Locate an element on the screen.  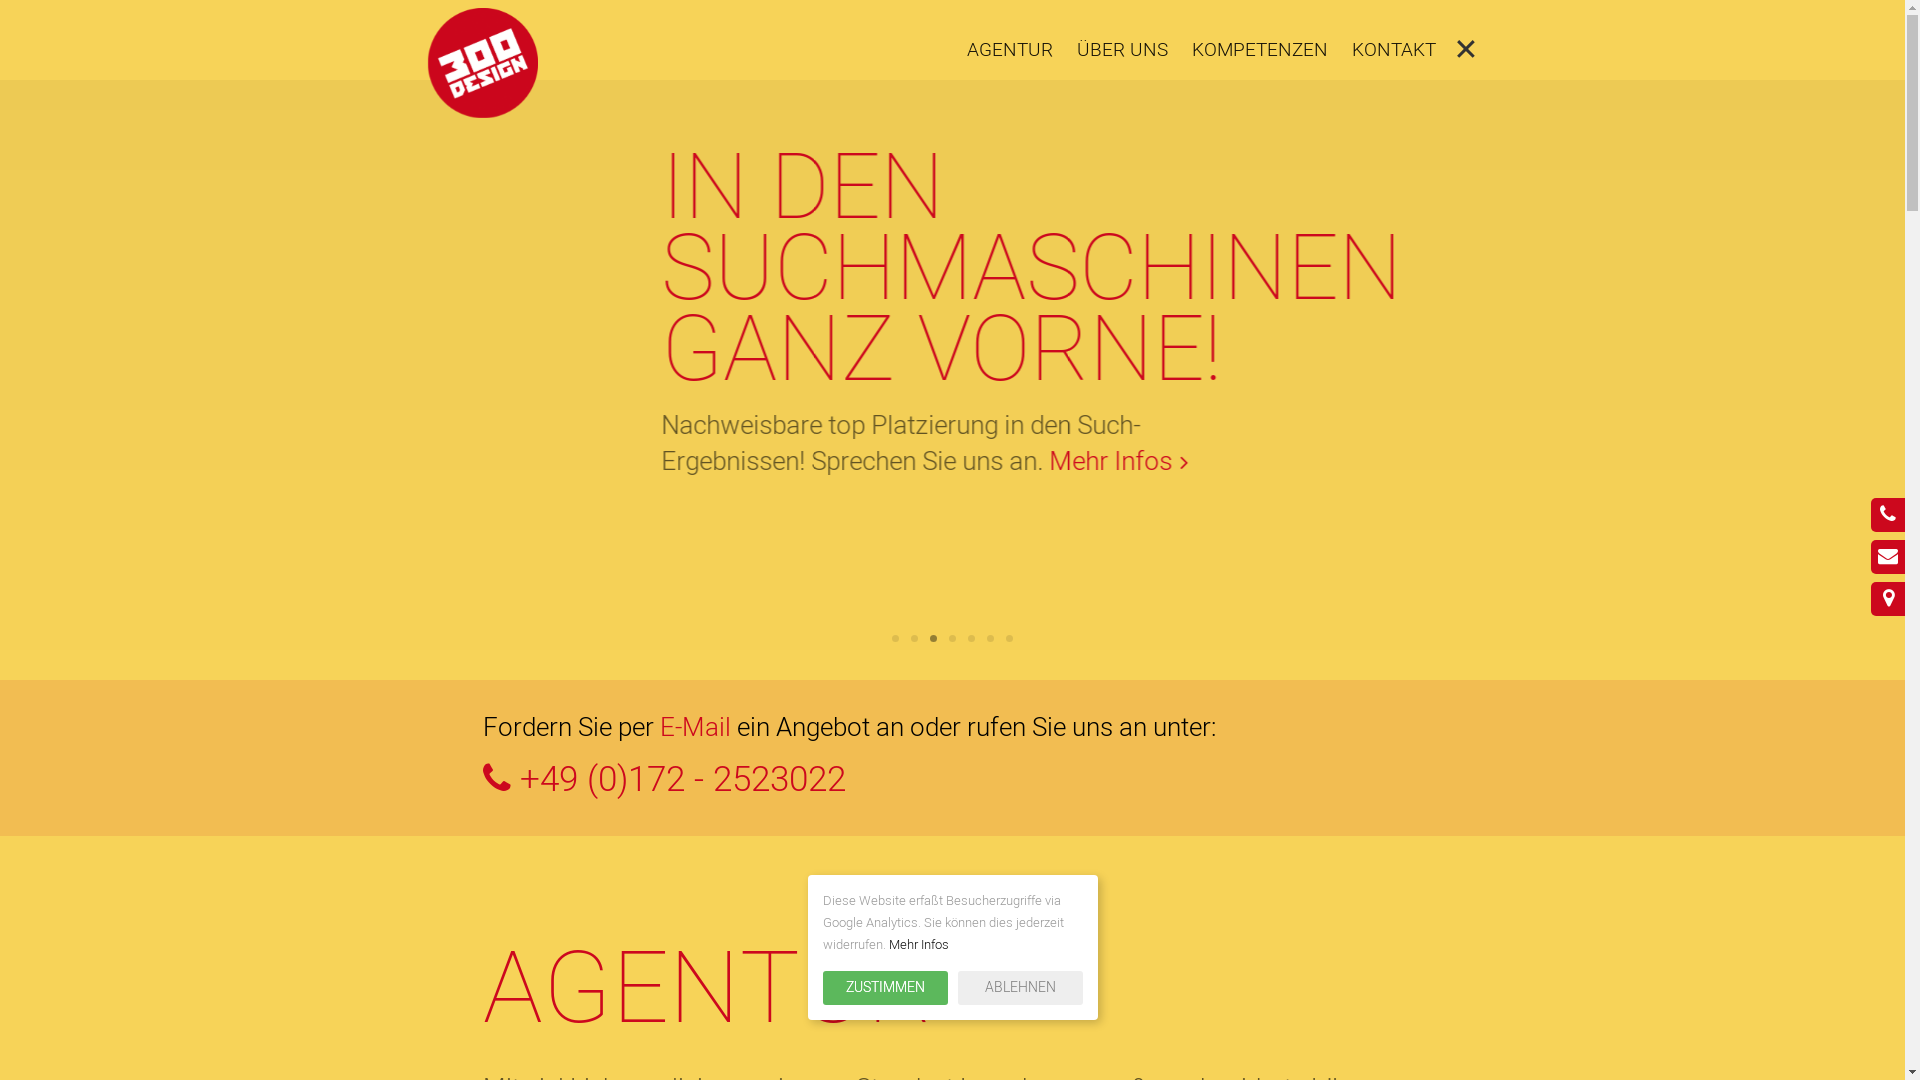
'7' is located at coordinates (1006, 638).